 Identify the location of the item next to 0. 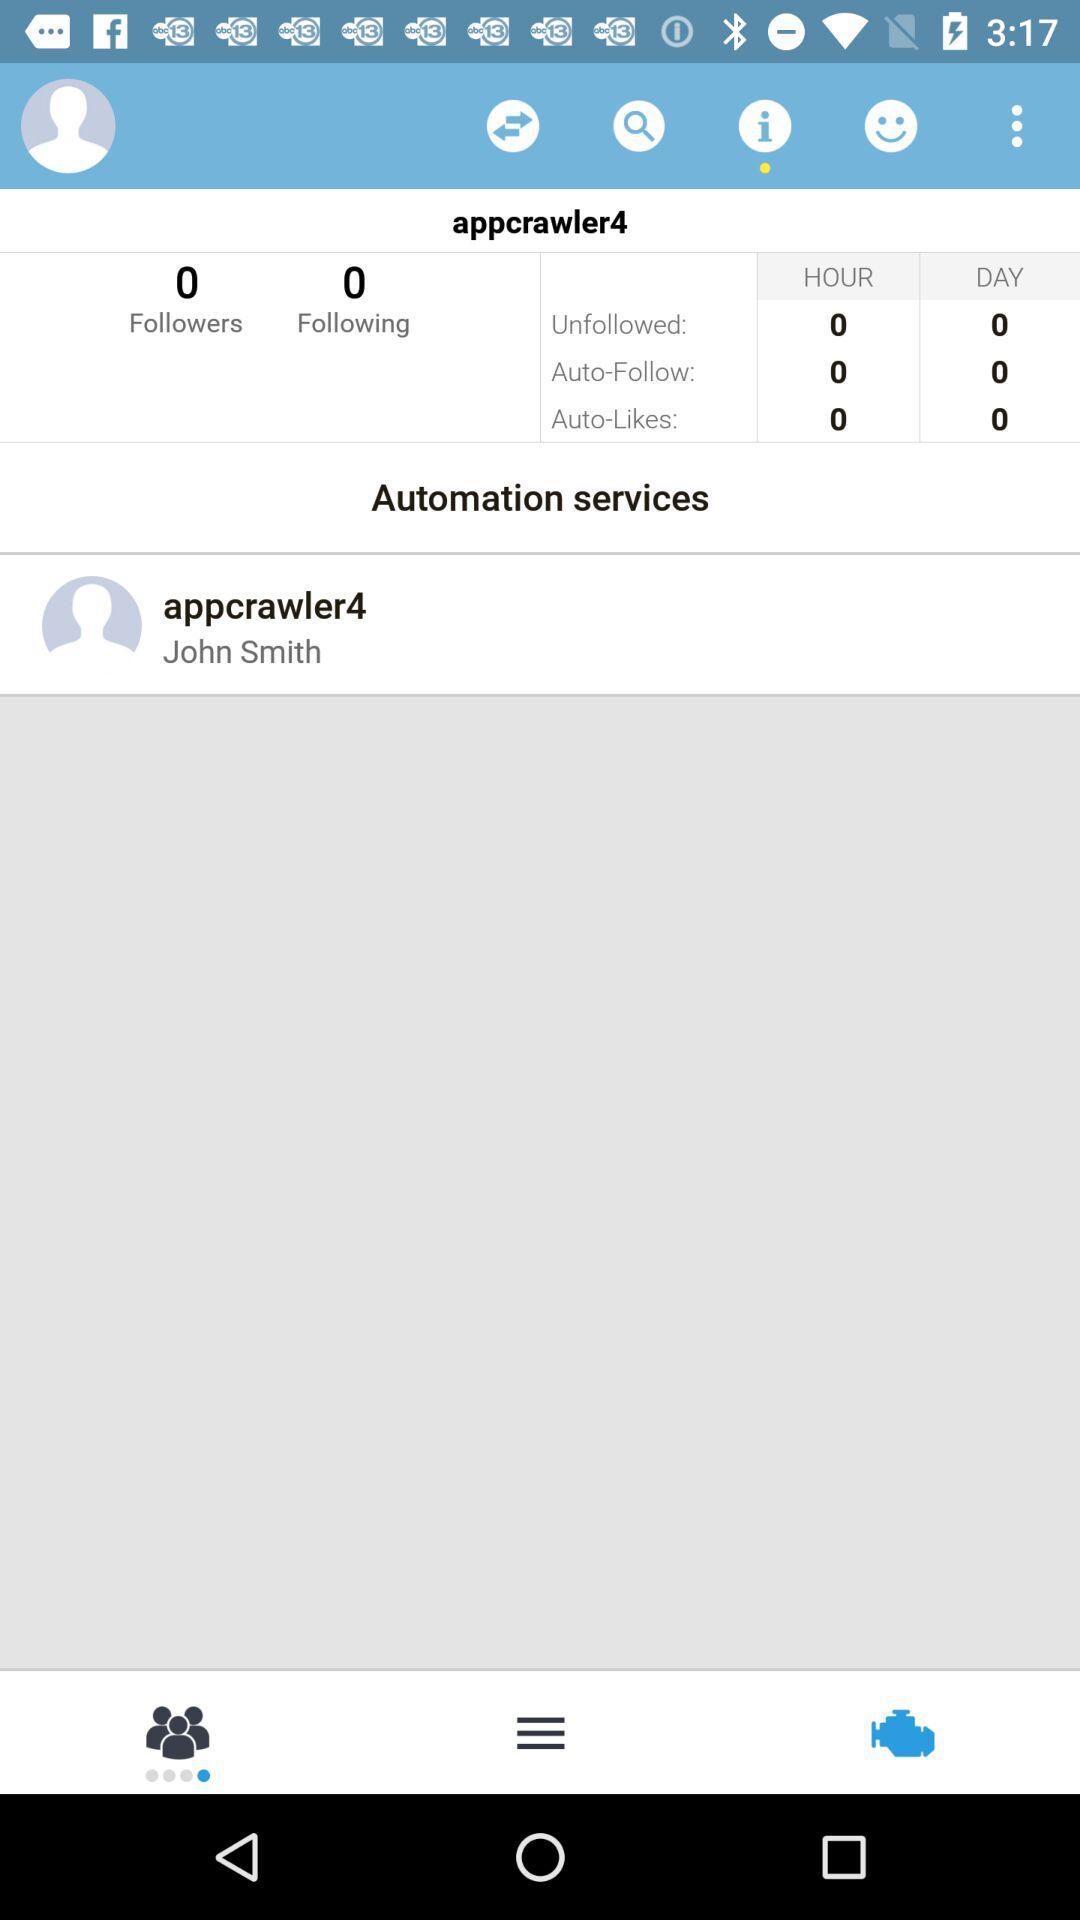
(185, 295).